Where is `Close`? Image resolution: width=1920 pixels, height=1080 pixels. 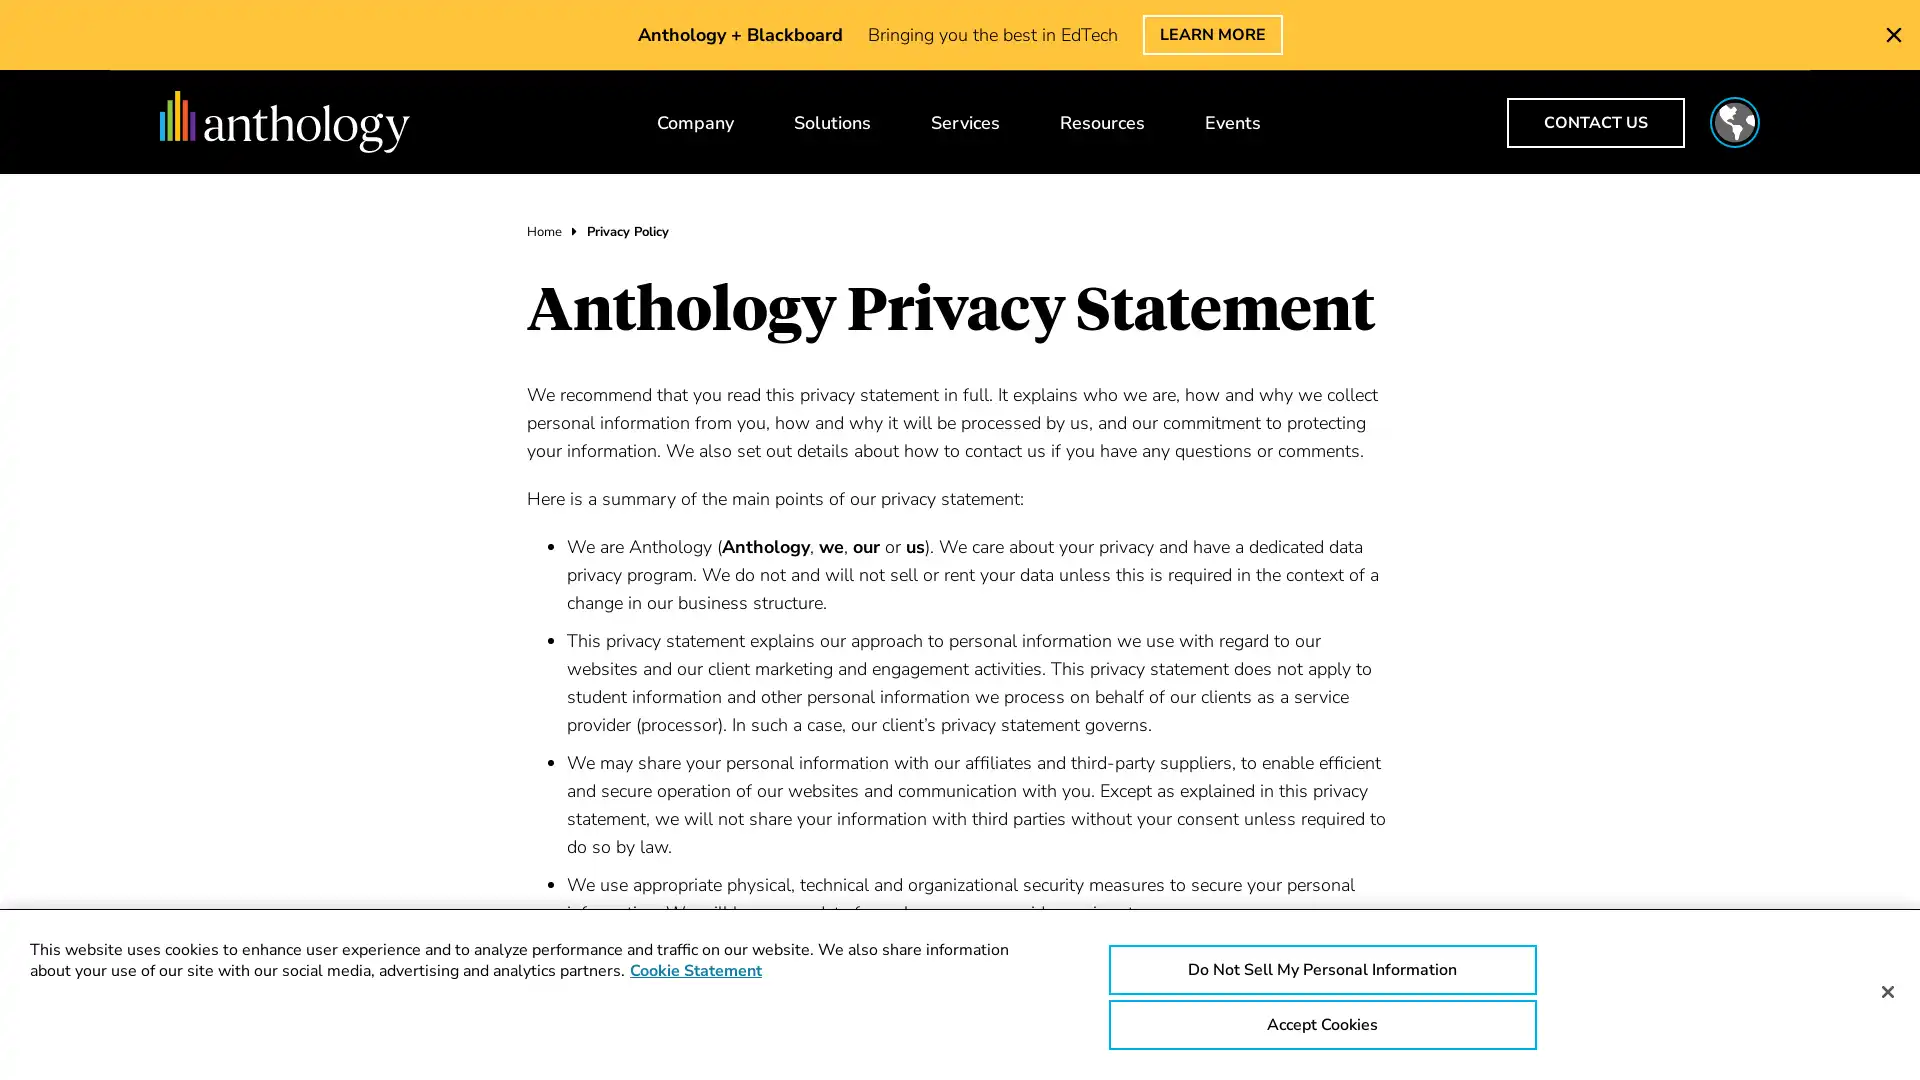
Close is located at coordinates (1886, 991).